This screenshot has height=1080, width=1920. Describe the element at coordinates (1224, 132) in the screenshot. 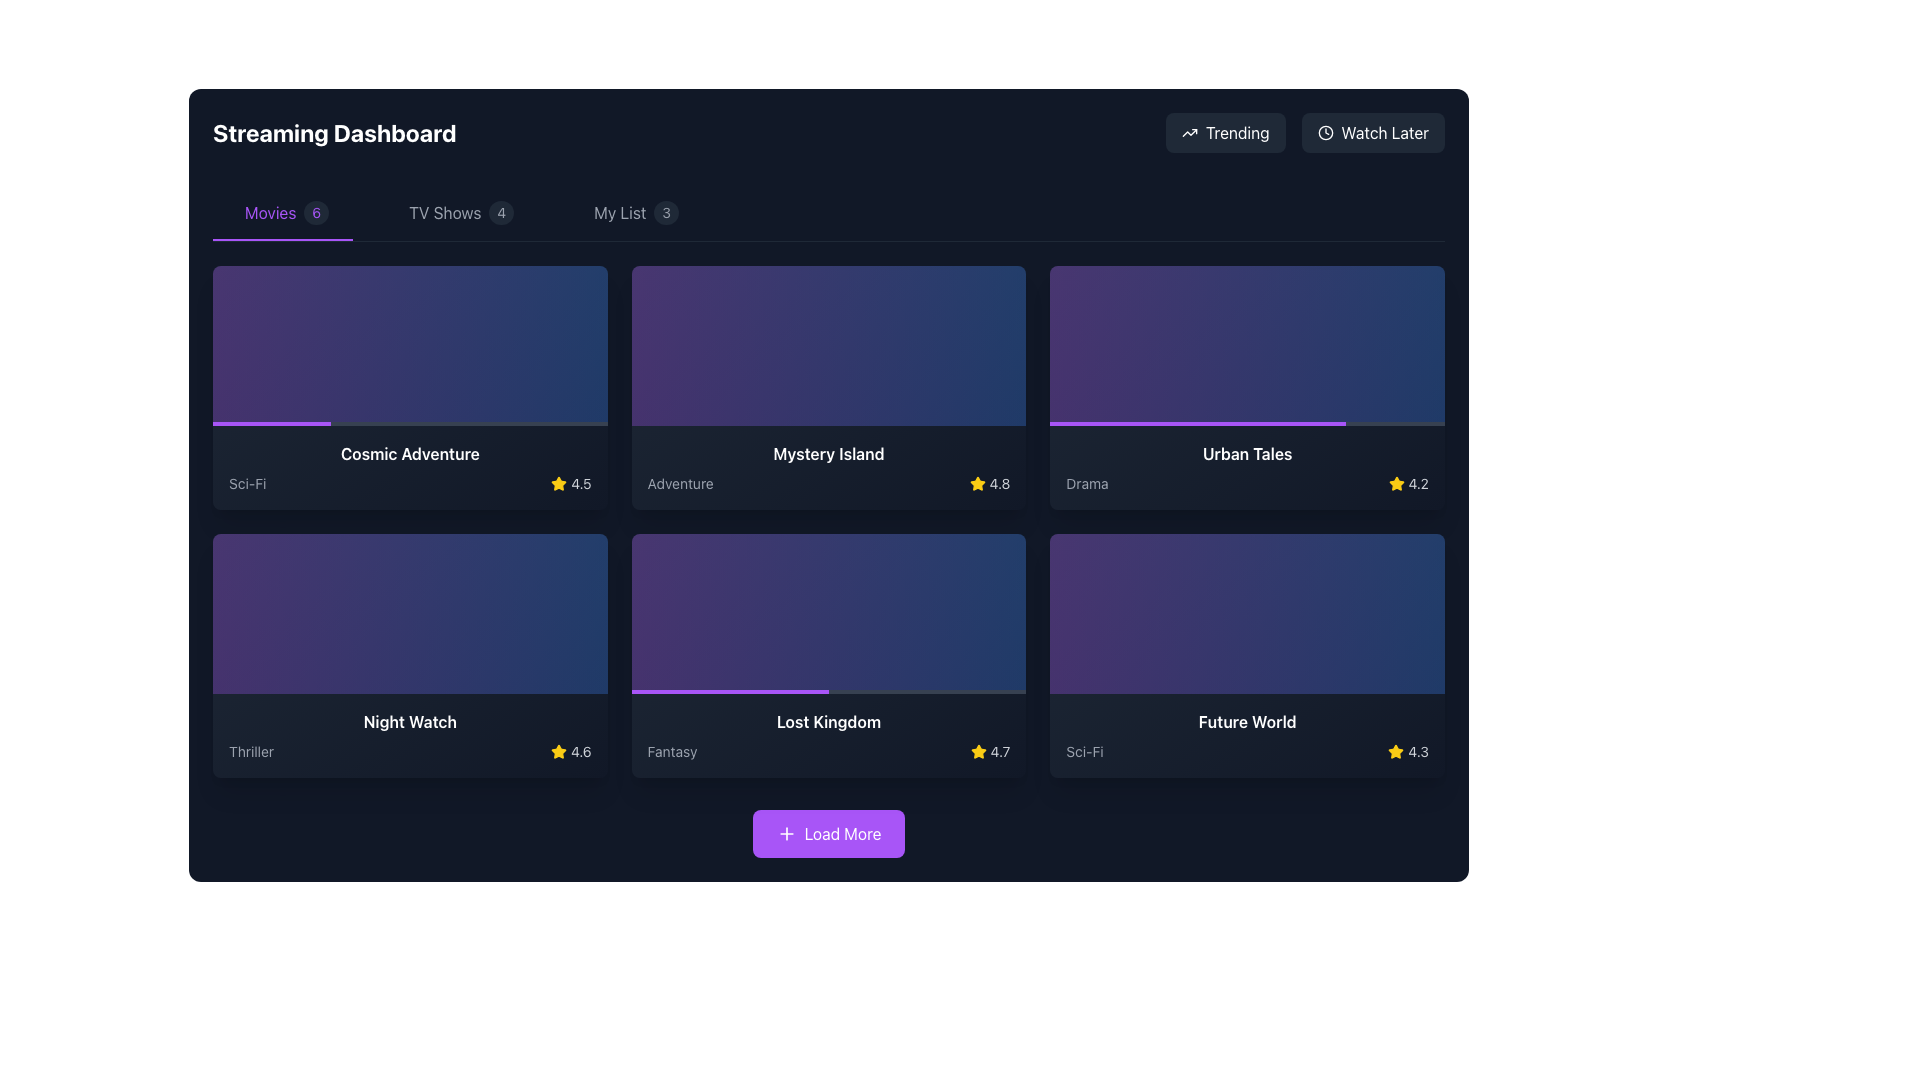

I see `the 'Trending' button located in the top-right navigation bar` at that location.